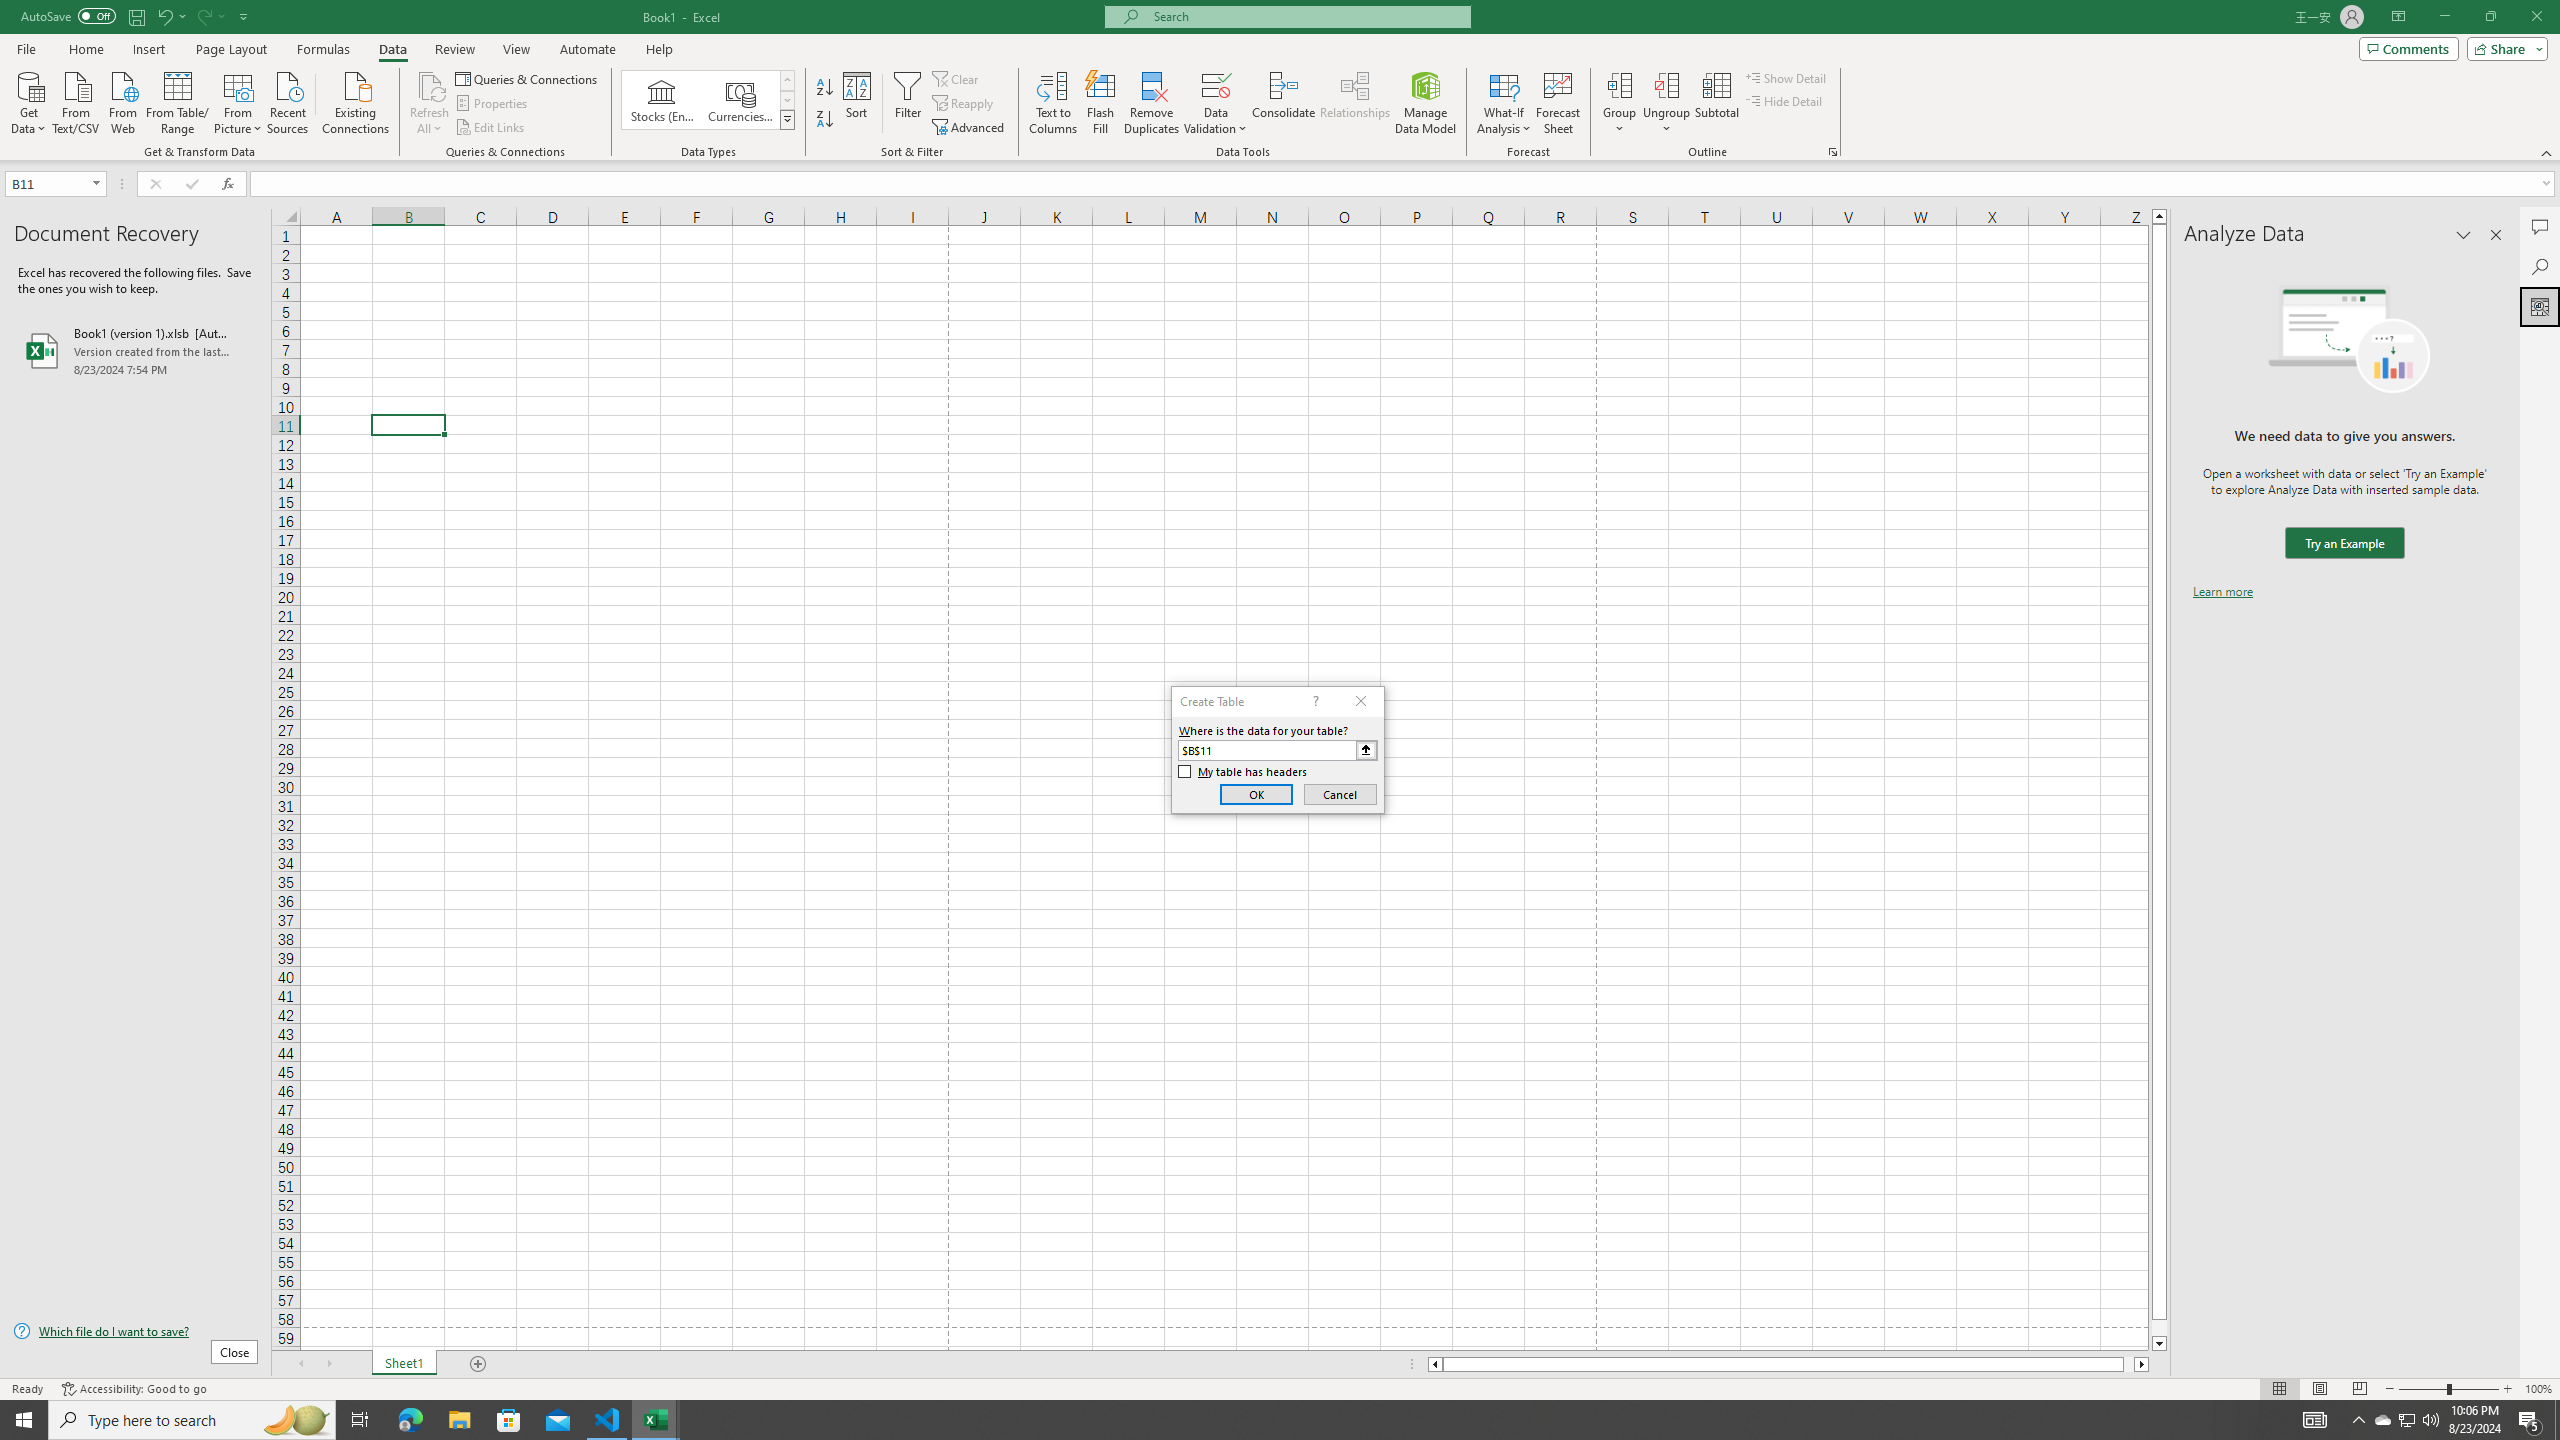 Image resolution: width=2560 pixels, height=1440 pixels. Describe the element at coordinates (1151, 103) in the screenshot. I see `'Remove Duplicates'` at that location.